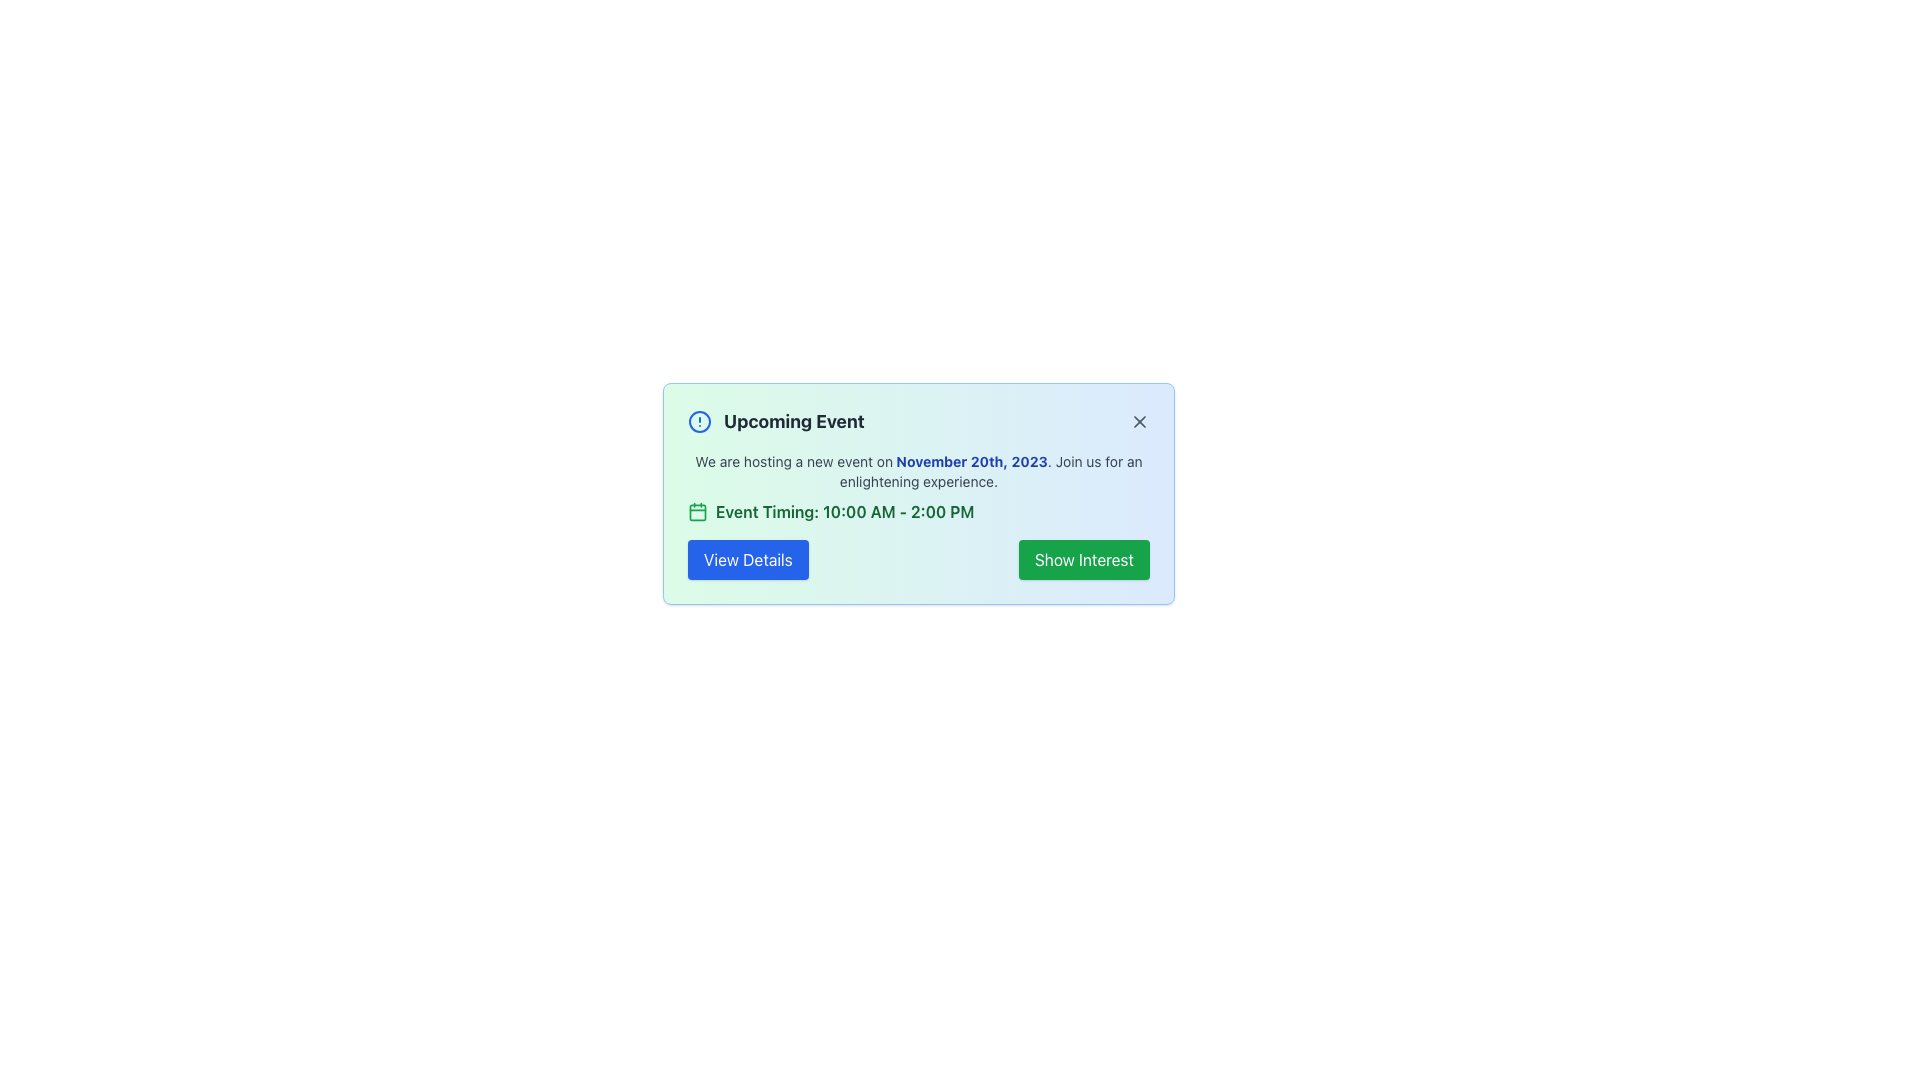 The image size is (1920, 1080). Describe the element at coordinates (793, 420) in the screenshot. I see `the text label that serves as the title for the notification, positioned to the right of a small circular blue icon` at that location.